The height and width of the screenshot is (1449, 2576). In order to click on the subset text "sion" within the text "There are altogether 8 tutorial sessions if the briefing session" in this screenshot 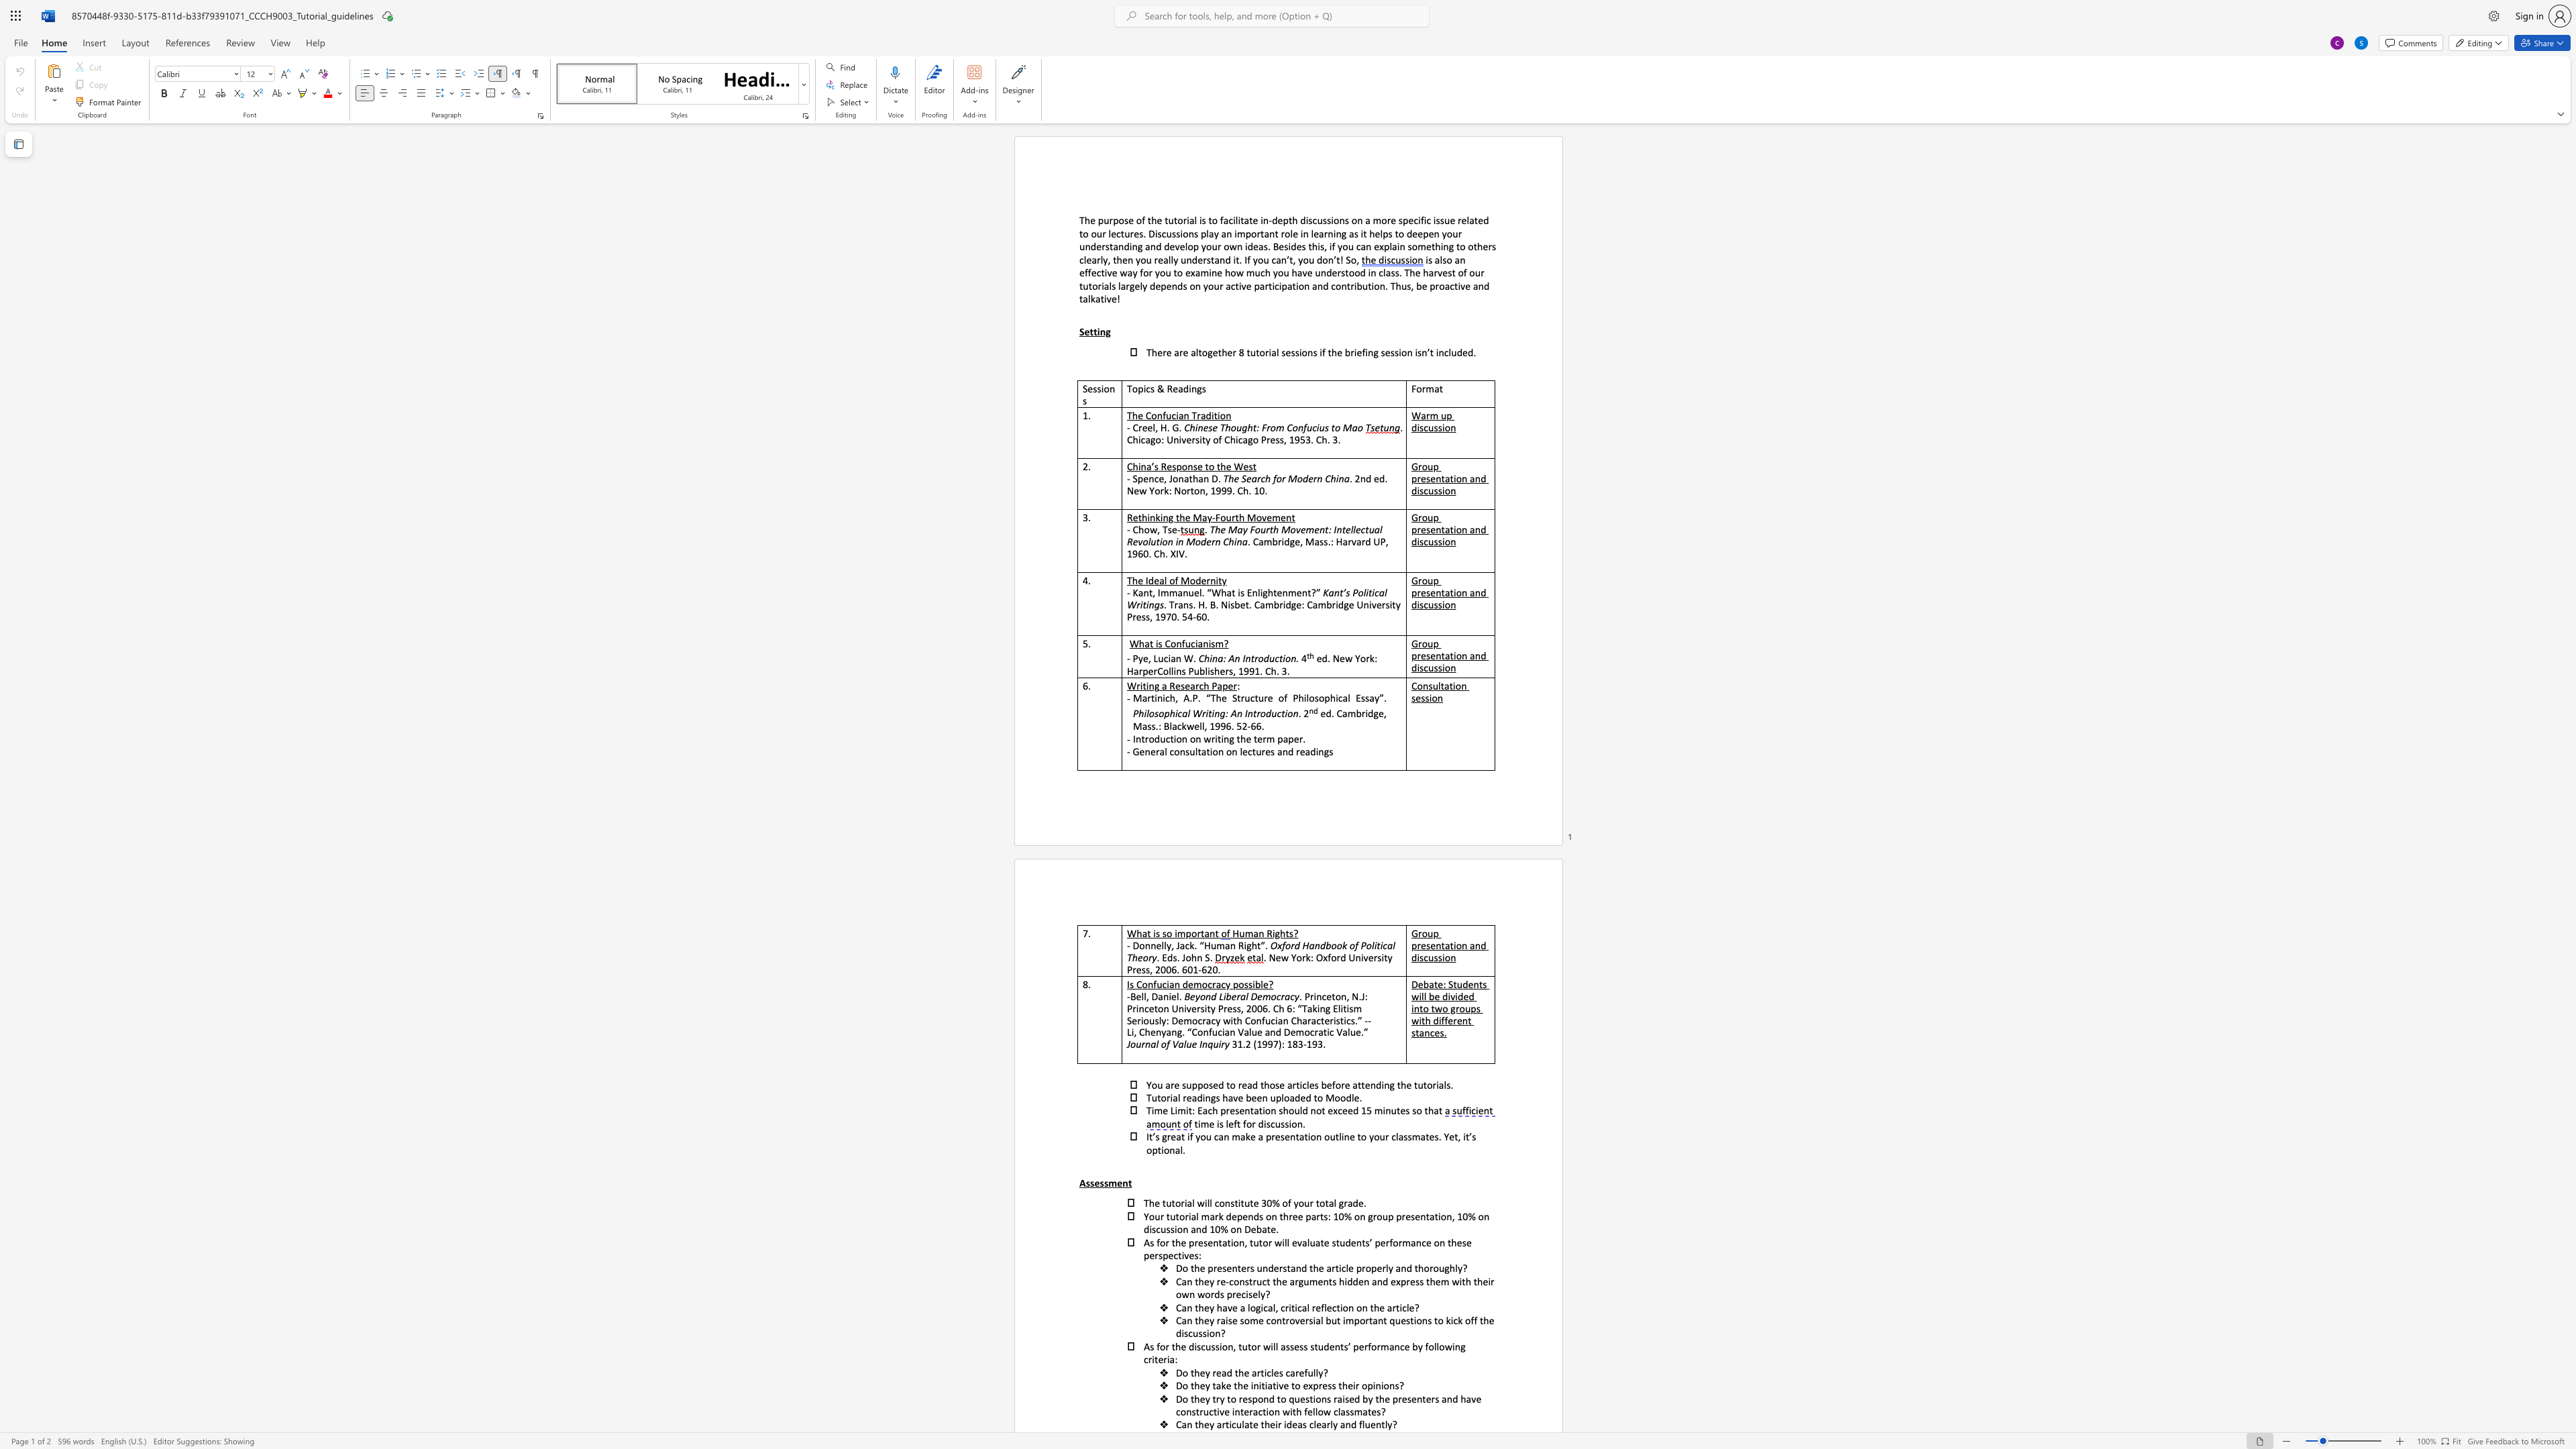, I will do `click(1393, 352)`.